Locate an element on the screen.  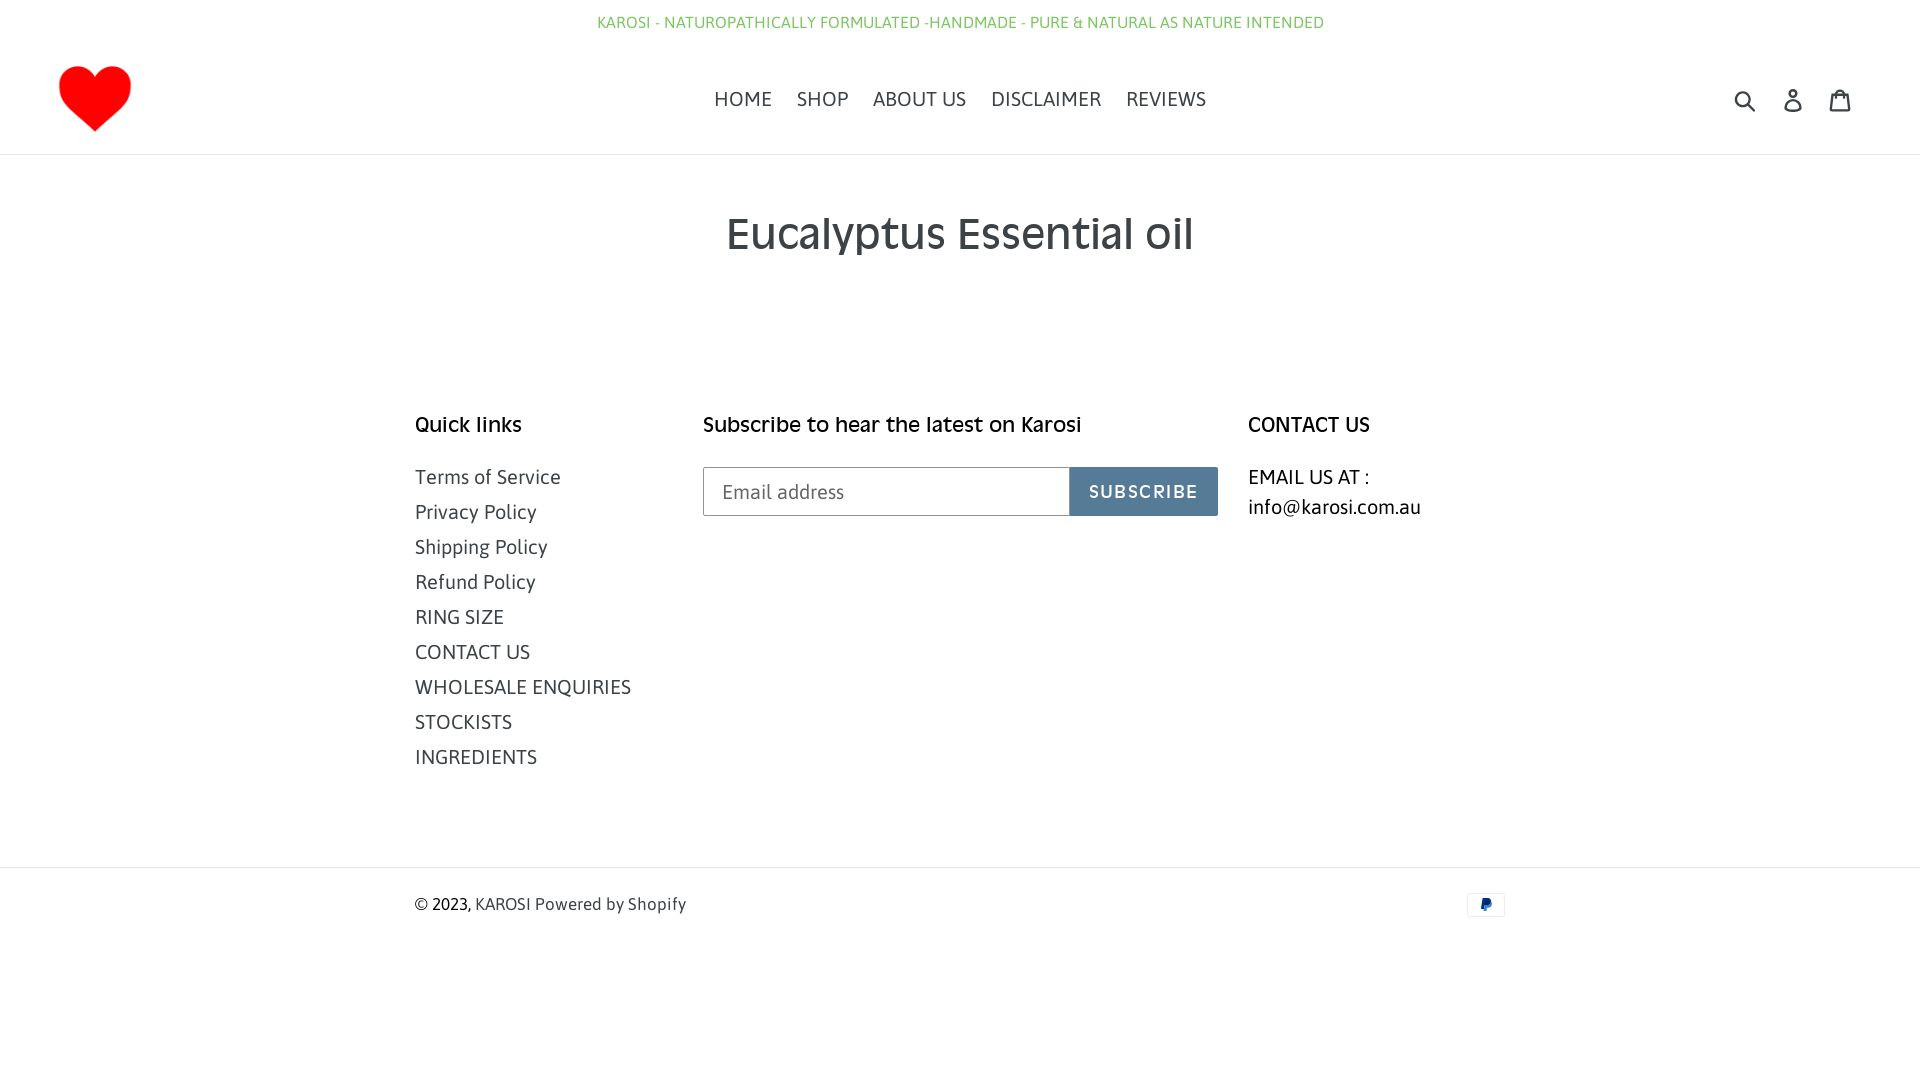
'Terms of Service' is located at coordinates (488, 476).